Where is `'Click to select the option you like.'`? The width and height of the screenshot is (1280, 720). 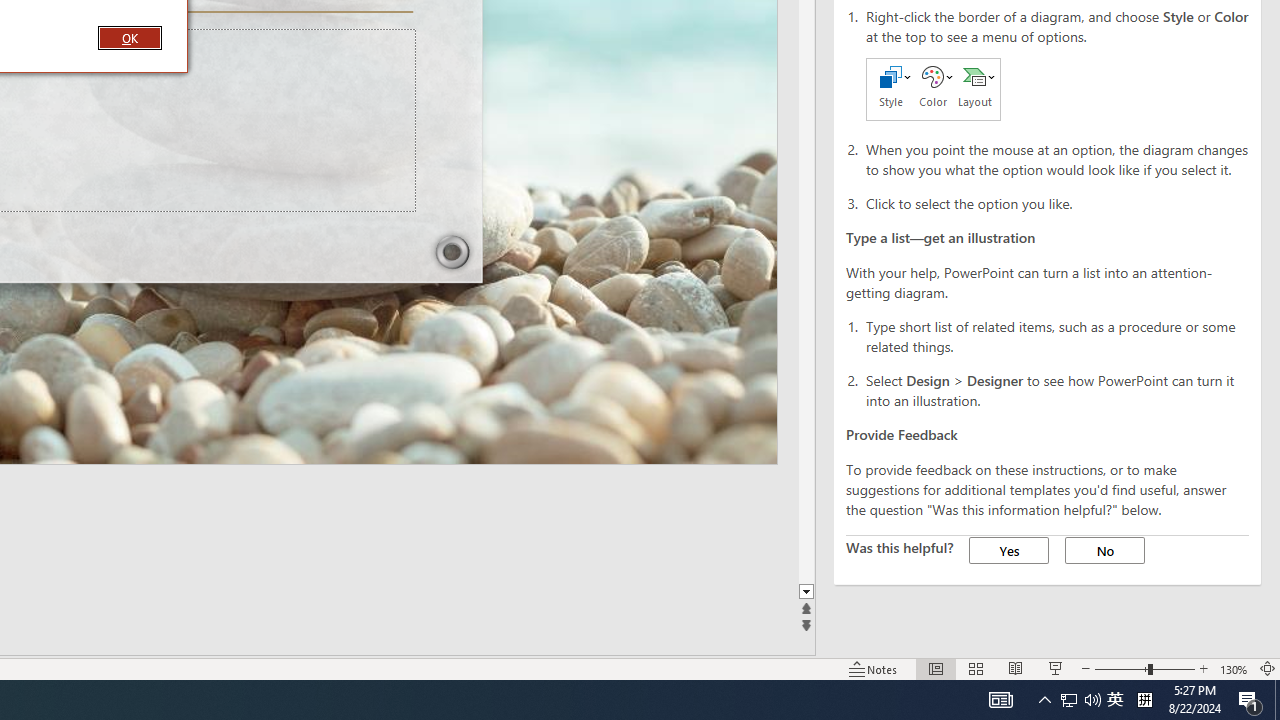 'Click to select the option you like.' is located at coordinates (1056, 203).